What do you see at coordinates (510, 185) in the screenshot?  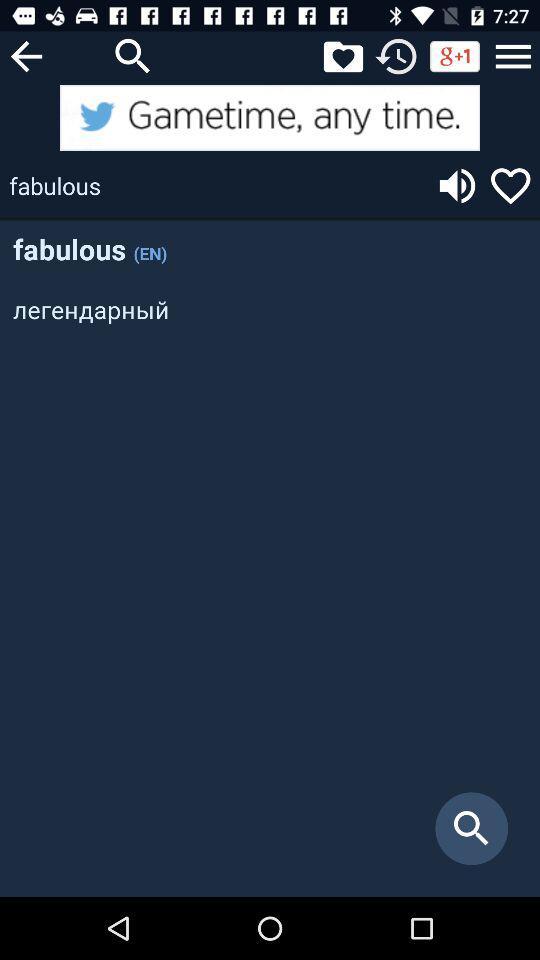 I see `like this option` at bounding box center [510, 185].